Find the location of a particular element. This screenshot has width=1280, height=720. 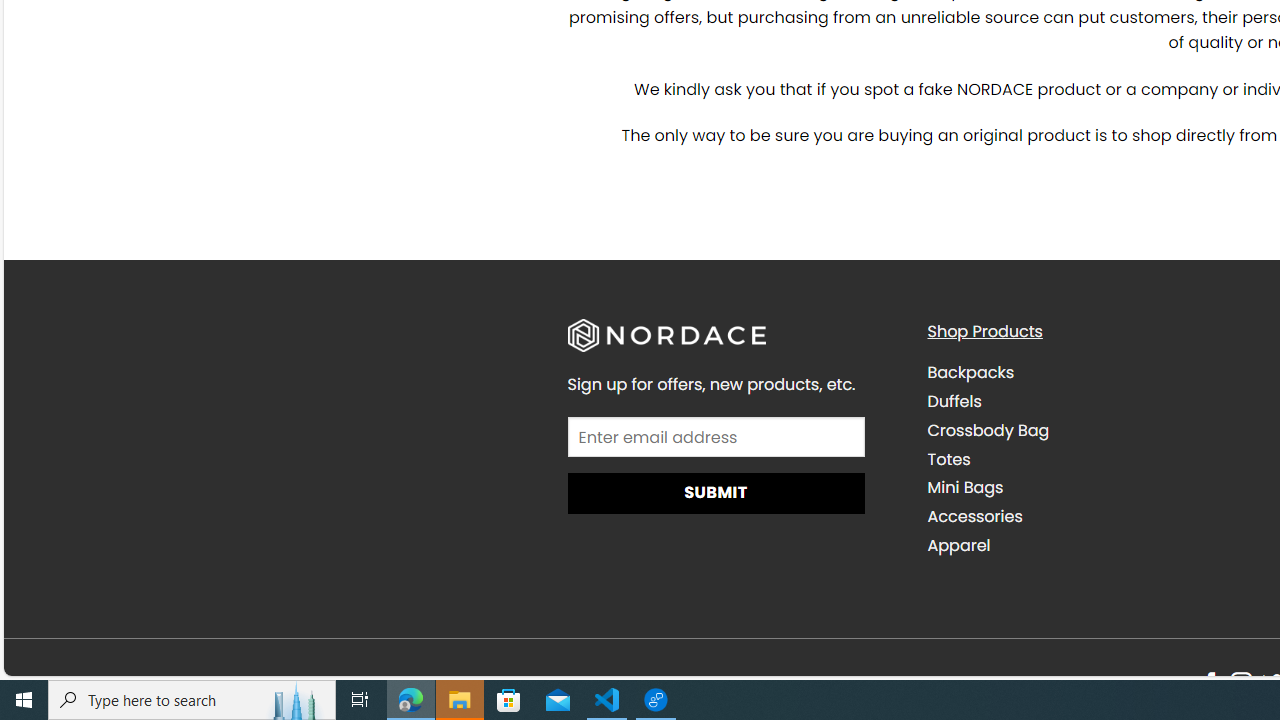

'Mini Bags' is located at coordinates (1091, 488).